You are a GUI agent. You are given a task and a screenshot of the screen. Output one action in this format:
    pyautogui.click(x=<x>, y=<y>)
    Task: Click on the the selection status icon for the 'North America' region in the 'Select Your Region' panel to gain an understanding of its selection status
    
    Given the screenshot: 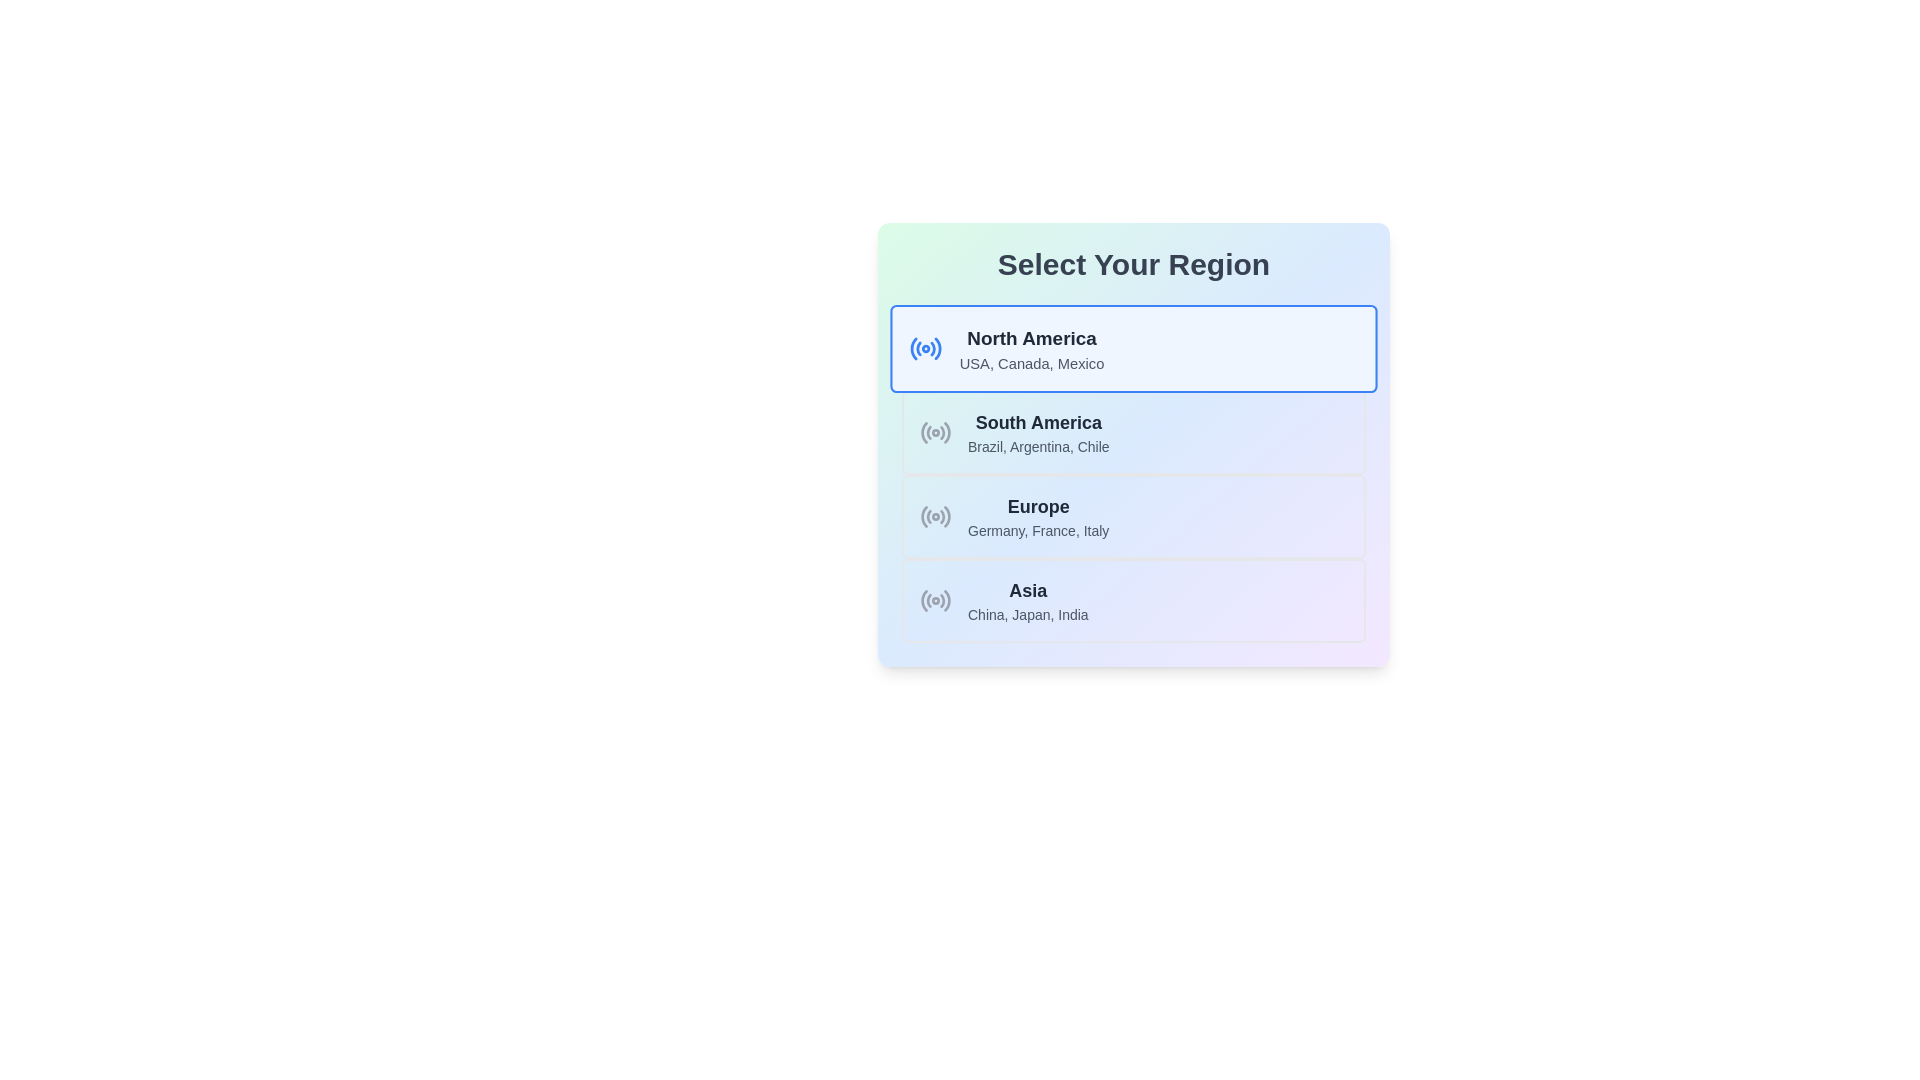 What is the action you would take?
    pyautogui.click(x=925, y=347)
    